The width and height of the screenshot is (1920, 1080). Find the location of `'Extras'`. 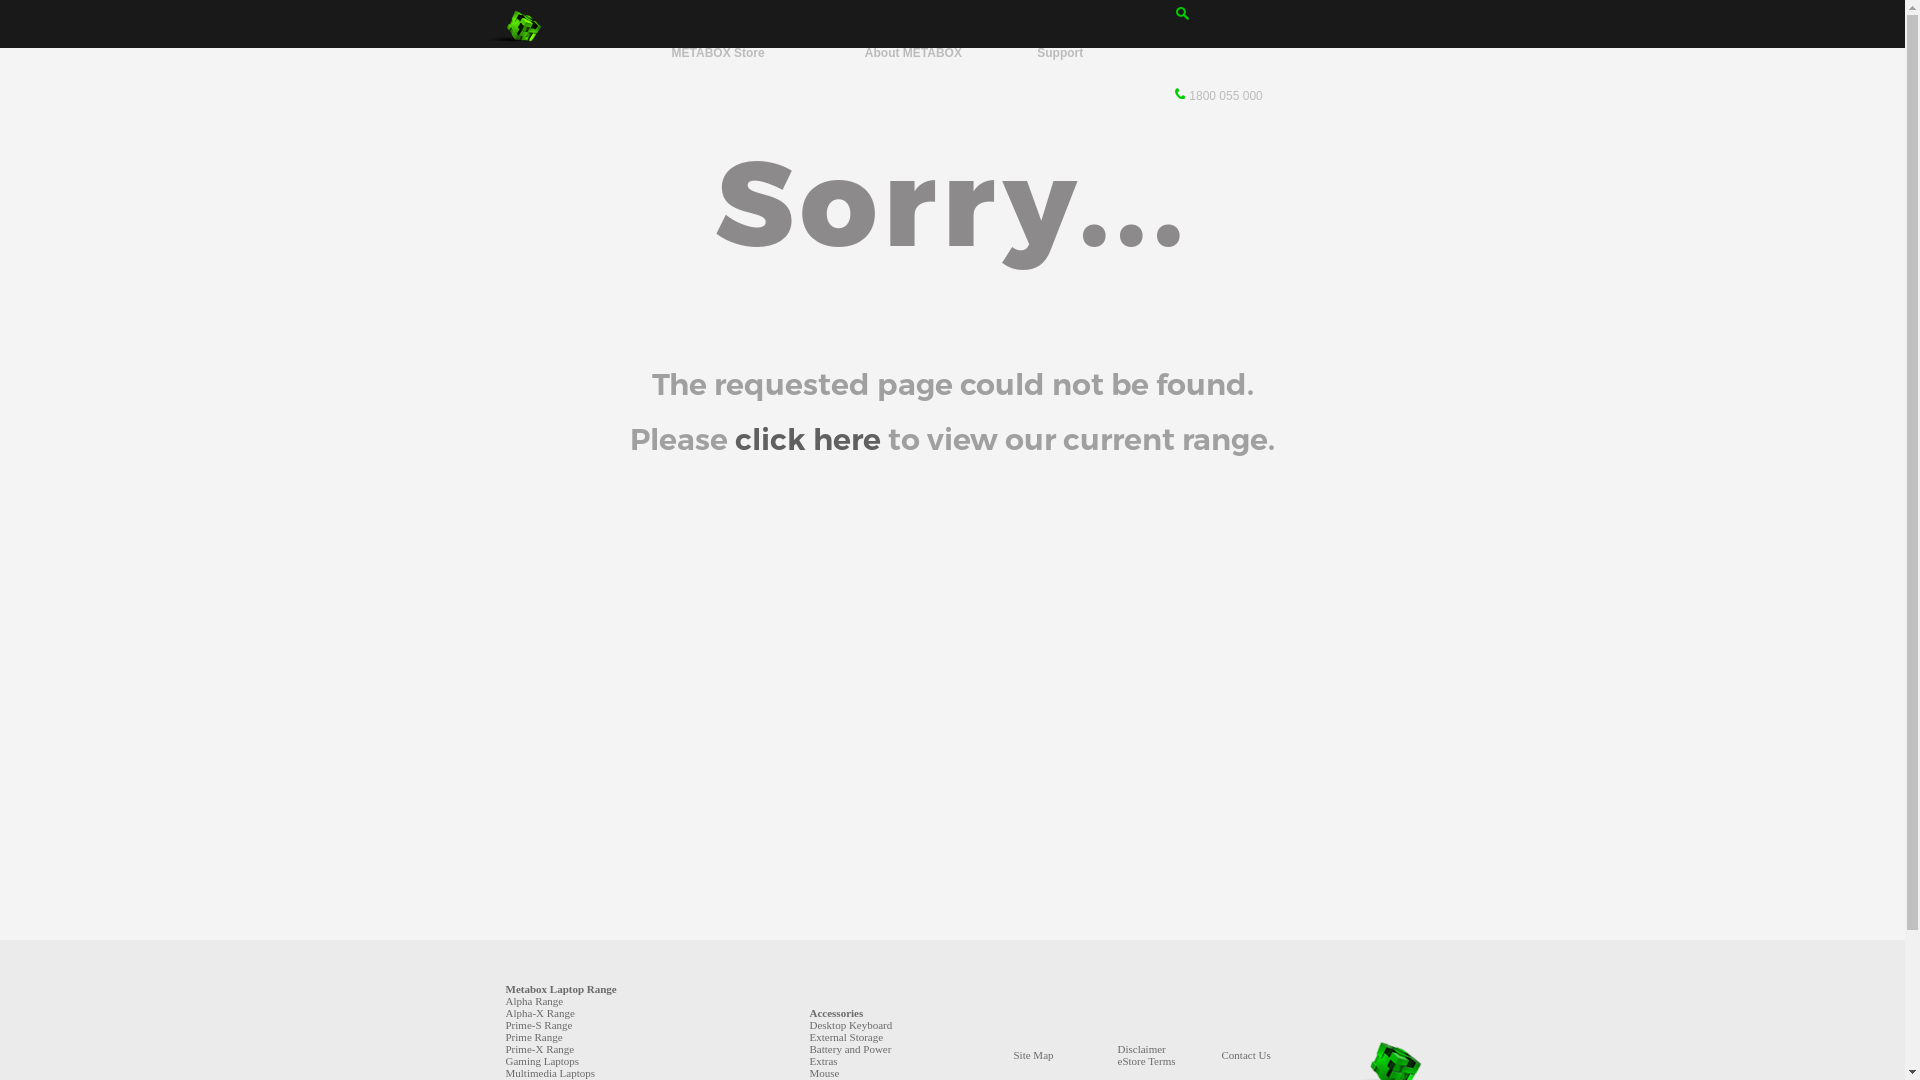

'Extras' is located at coordinates (810, 1059).